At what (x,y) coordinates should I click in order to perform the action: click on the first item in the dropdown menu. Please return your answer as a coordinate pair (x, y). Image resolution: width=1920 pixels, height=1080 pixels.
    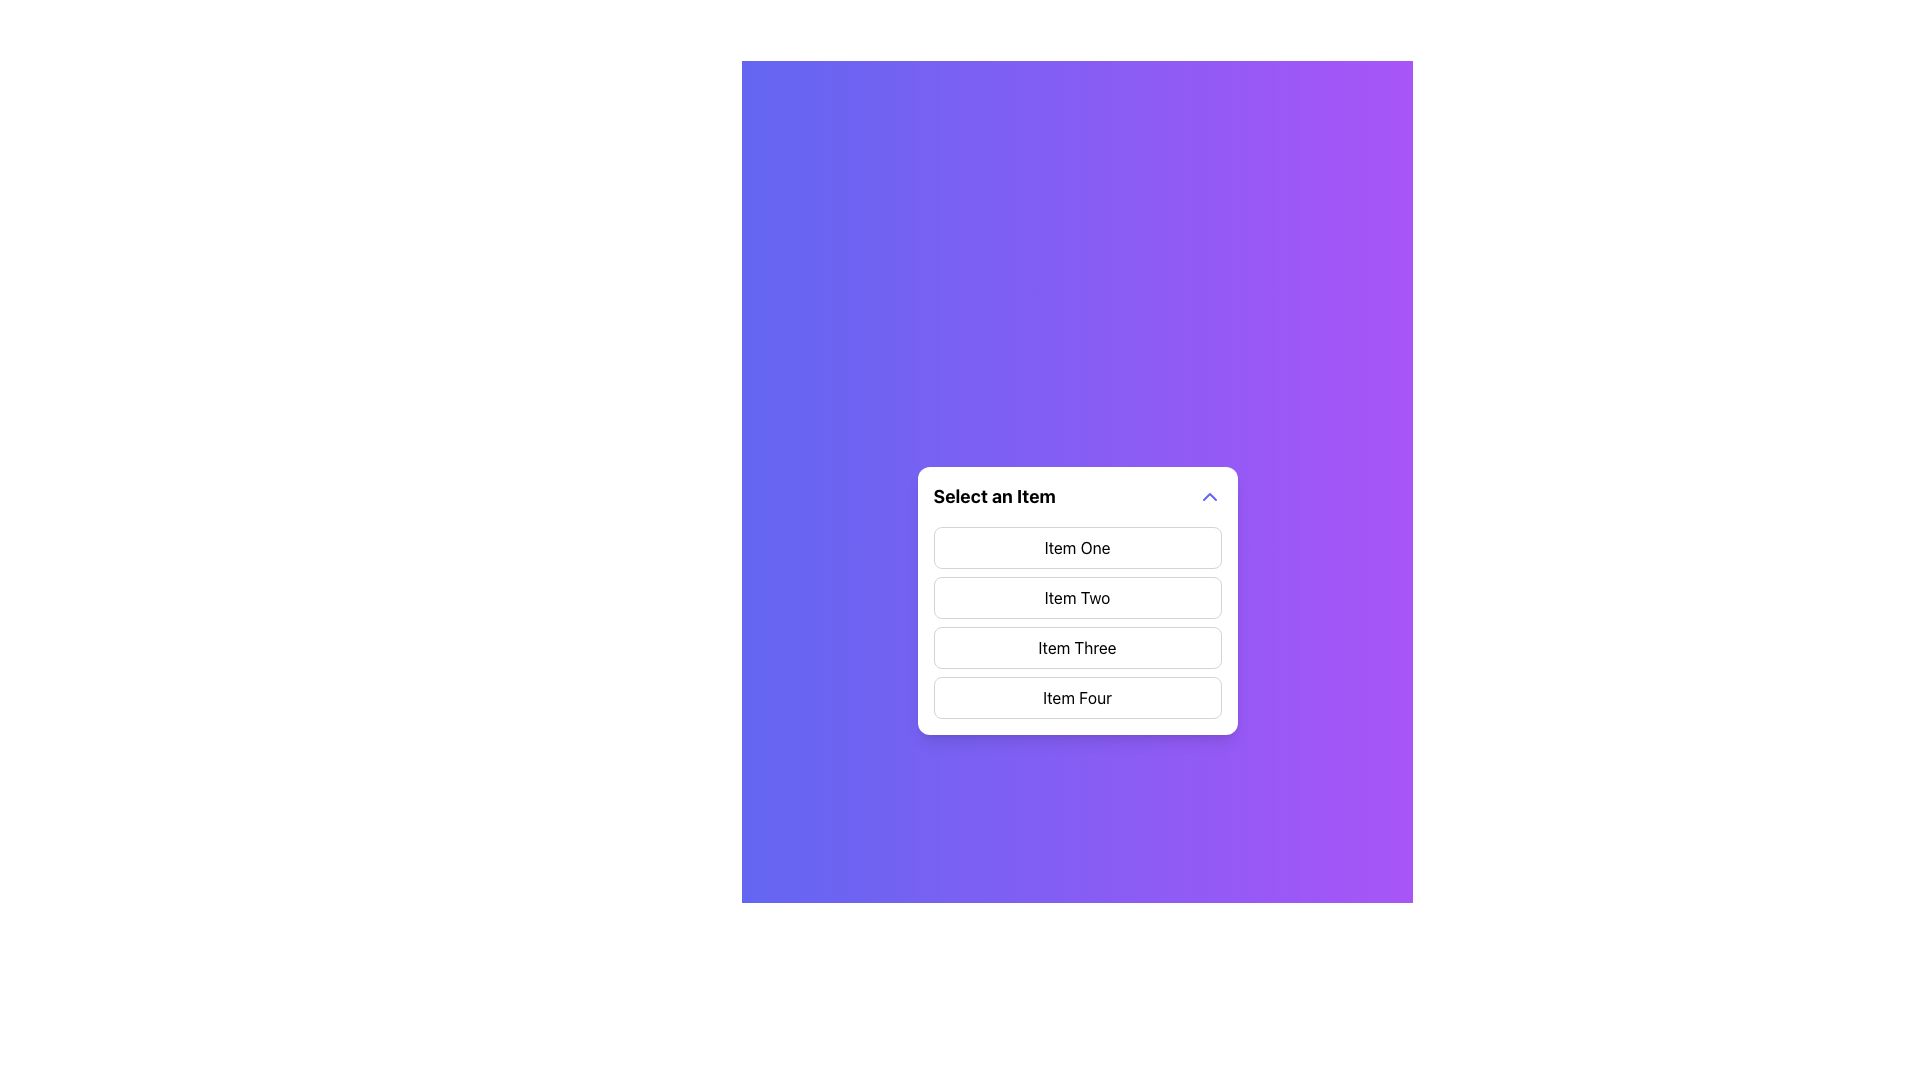
    Looking at the image, I should click on (1076, 547).